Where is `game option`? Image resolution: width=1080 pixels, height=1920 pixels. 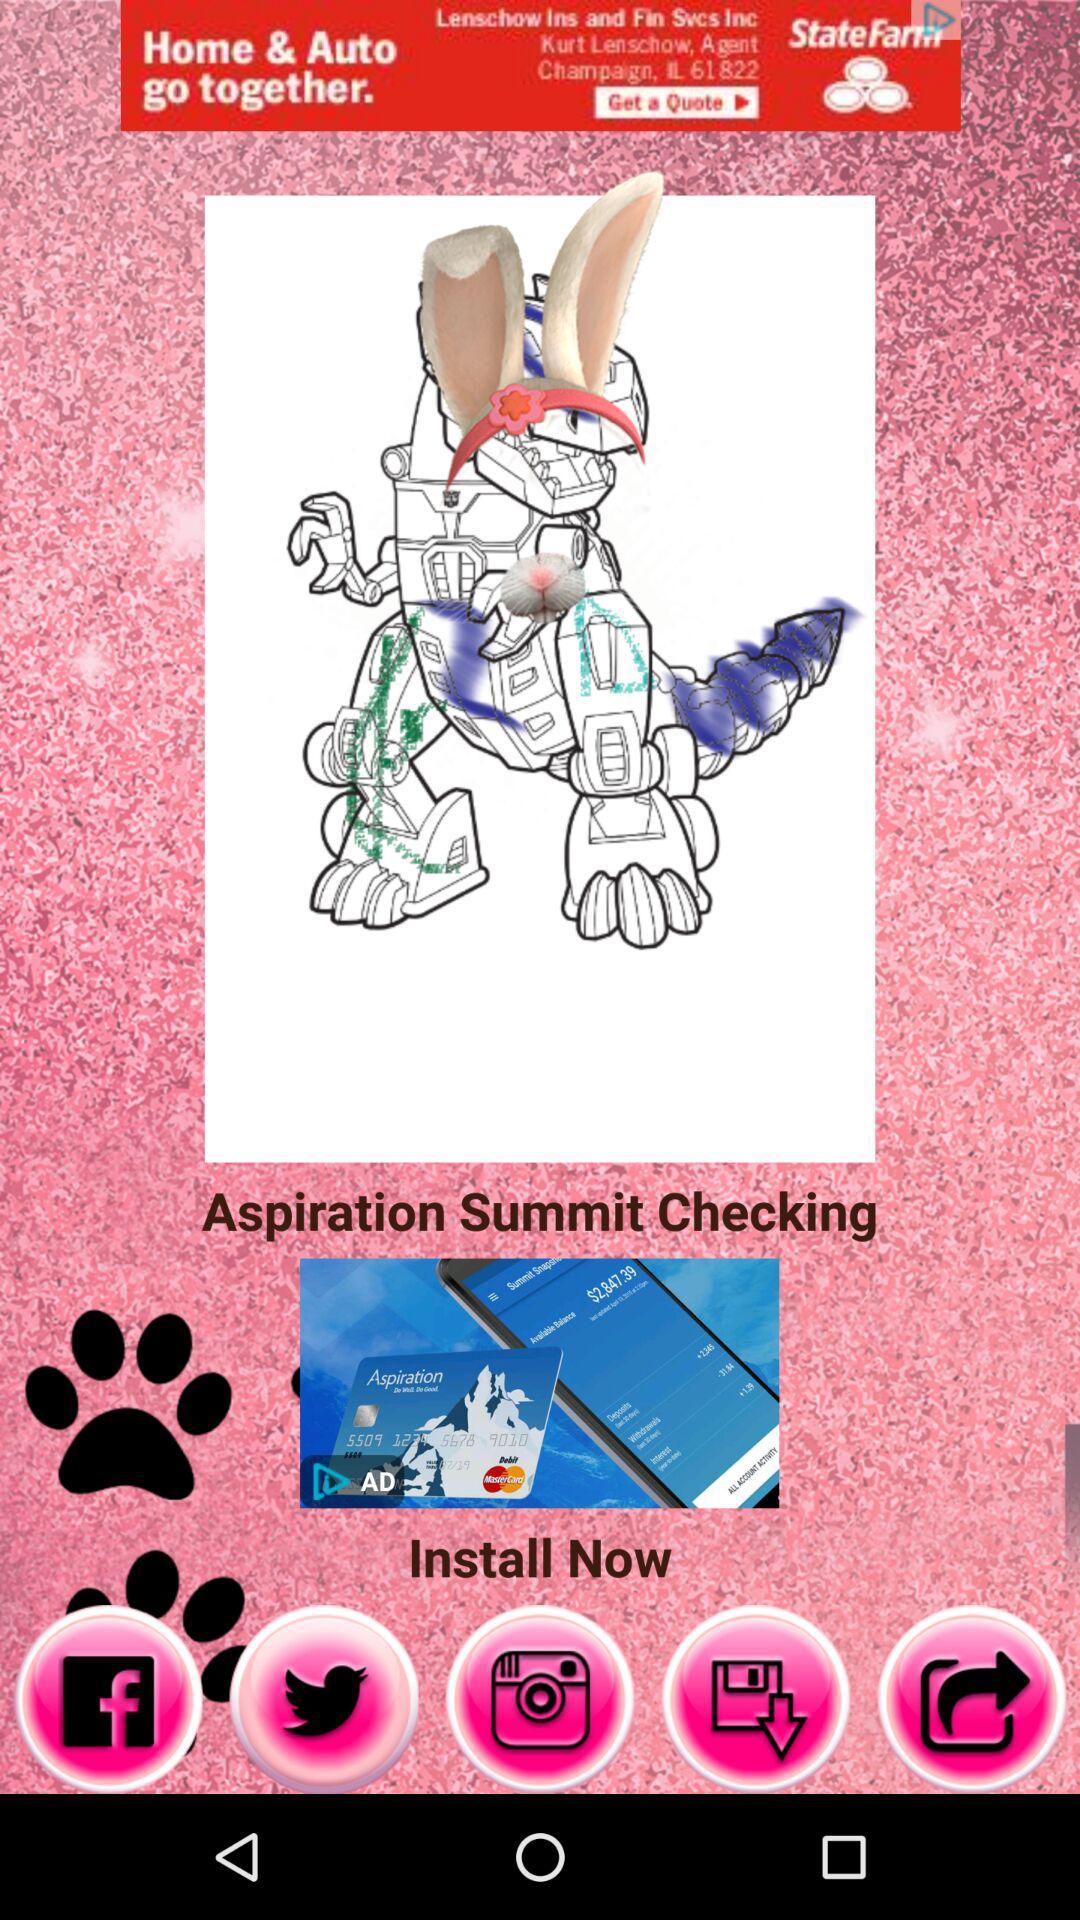
game option is located at coordinates (540, 1698).